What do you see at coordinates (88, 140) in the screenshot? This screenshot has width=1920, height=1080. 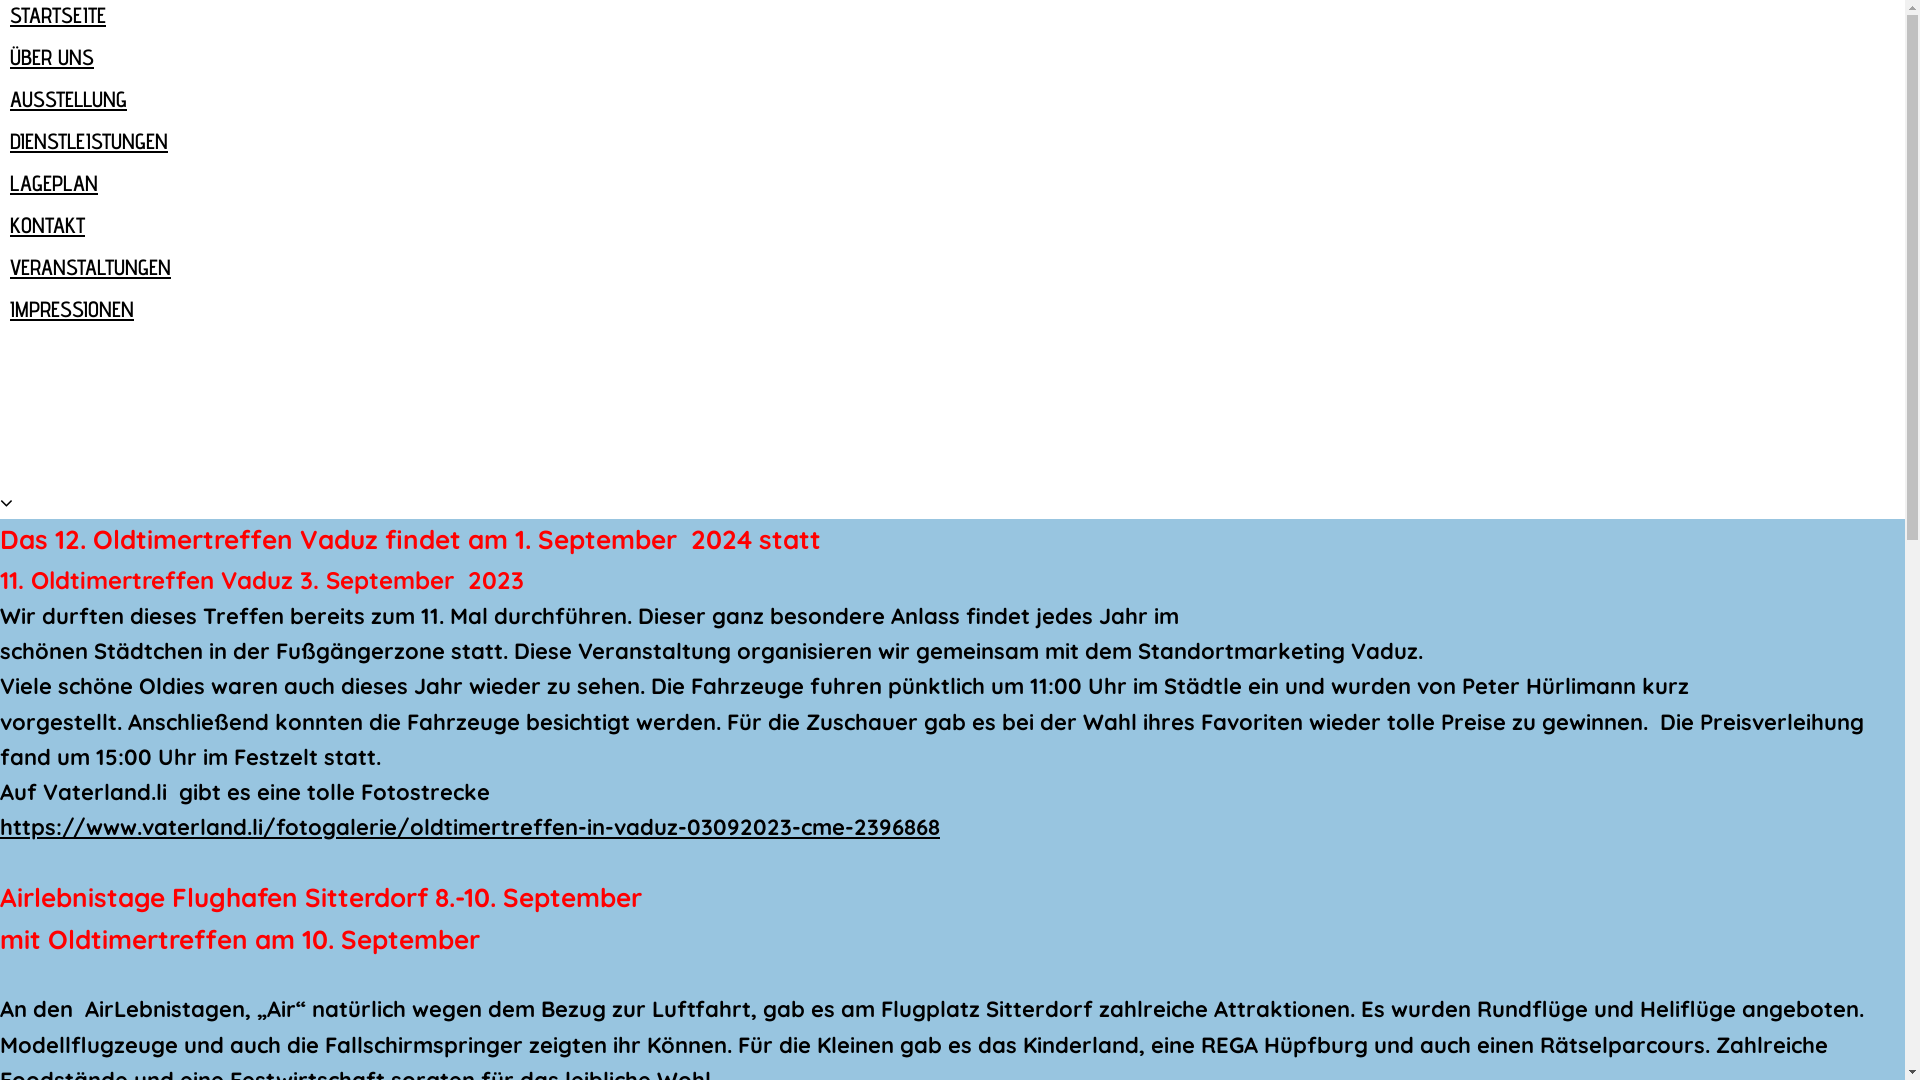 I see `'DIENSTLEISTUNGEN'` at bounding box center [88, 140].